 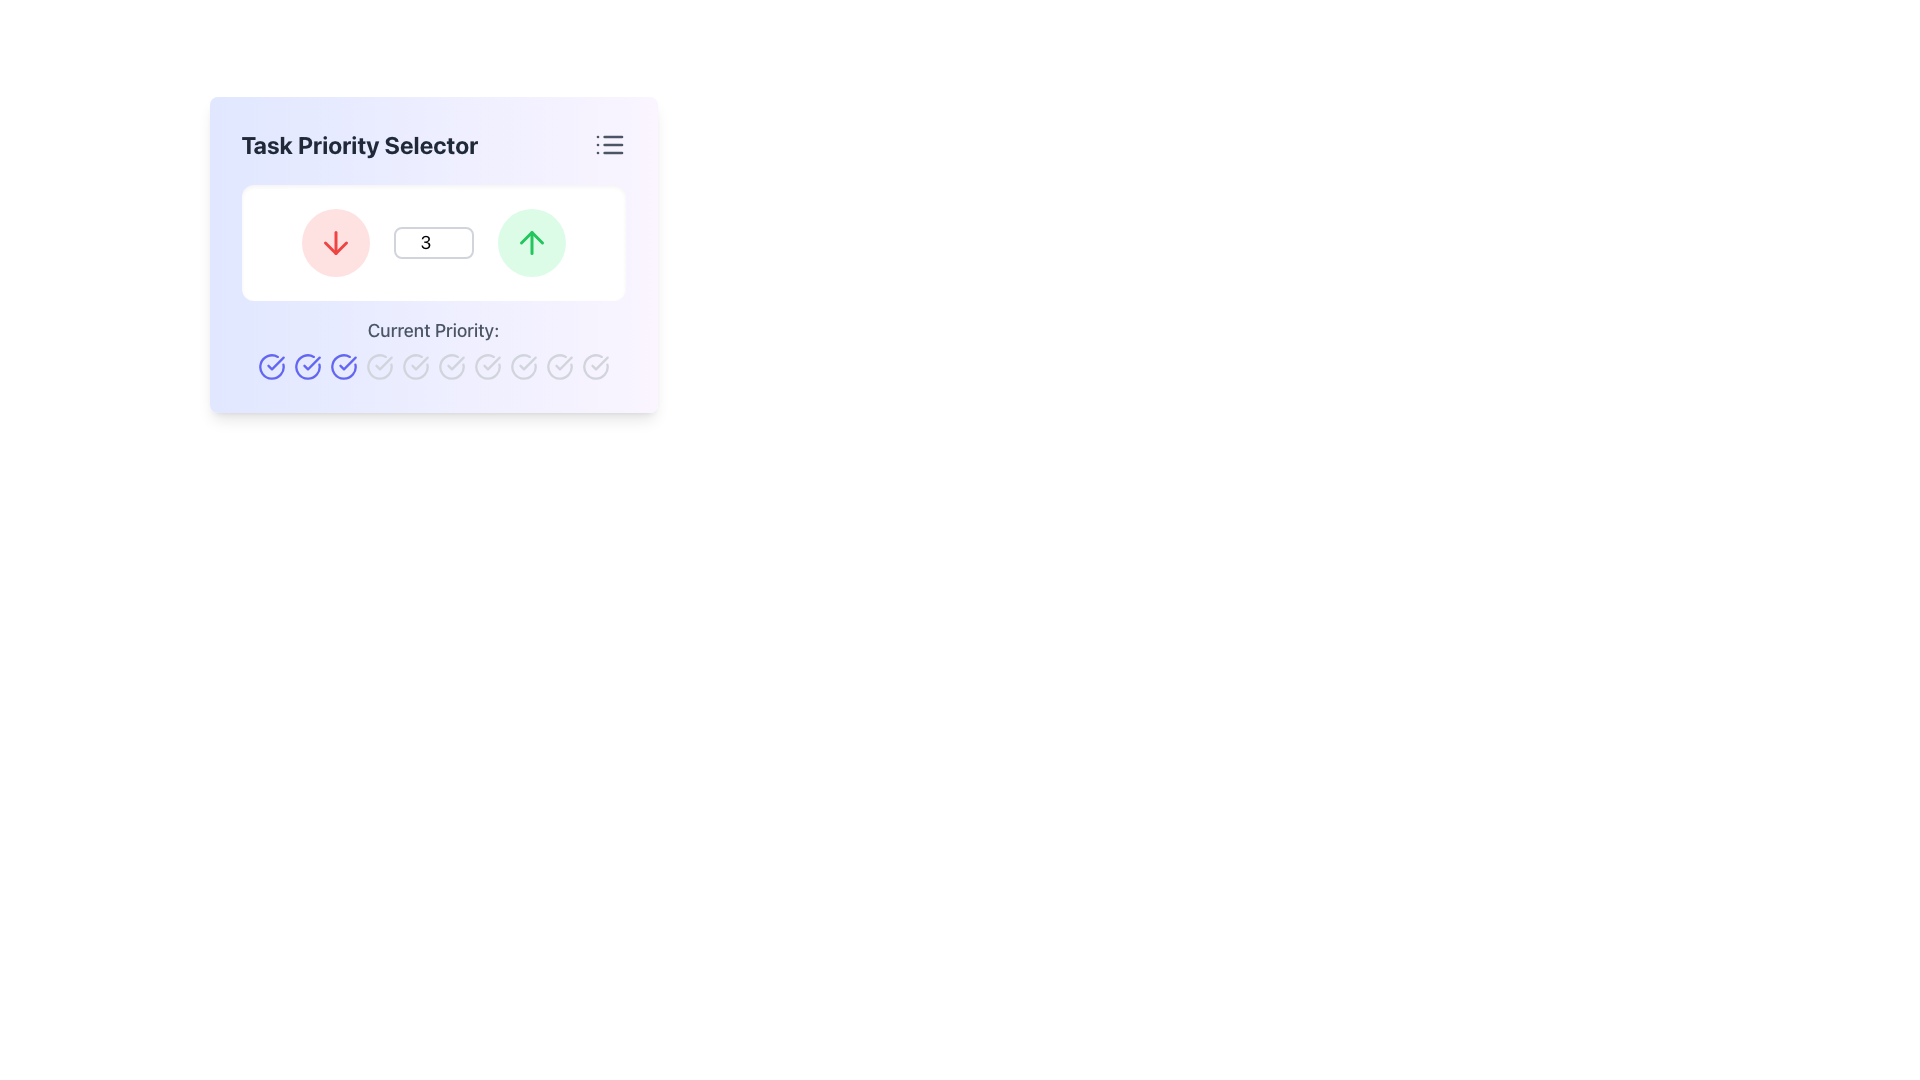 What do you see at coordinates (432, 366) in the screenshot?
I see `the fourth circular icon in the horizontally aligned group of colored checked circles located below the 'Current Priority:' text` at bounding box center [432, 366].